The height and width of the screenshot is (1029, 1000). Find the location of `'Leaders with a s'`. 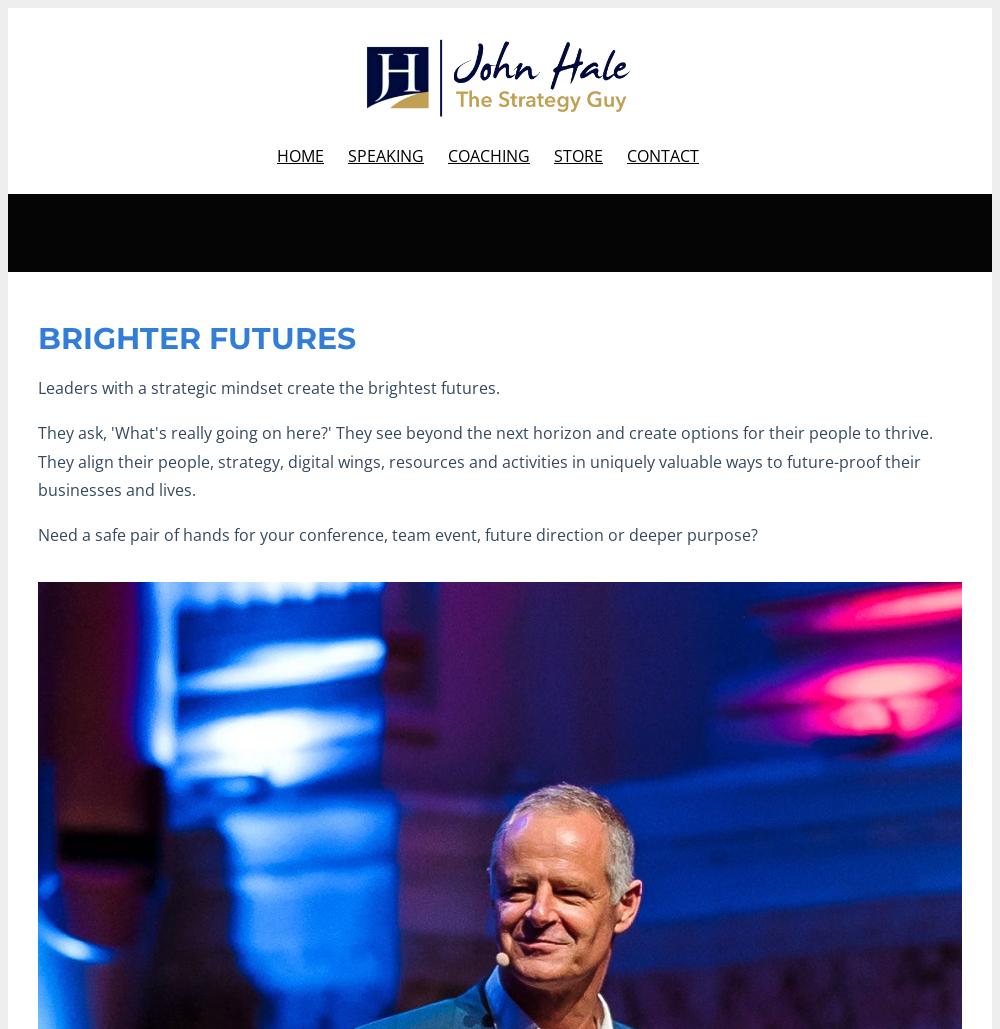

'Leaders with a s' is located at coordinates (97, 387).